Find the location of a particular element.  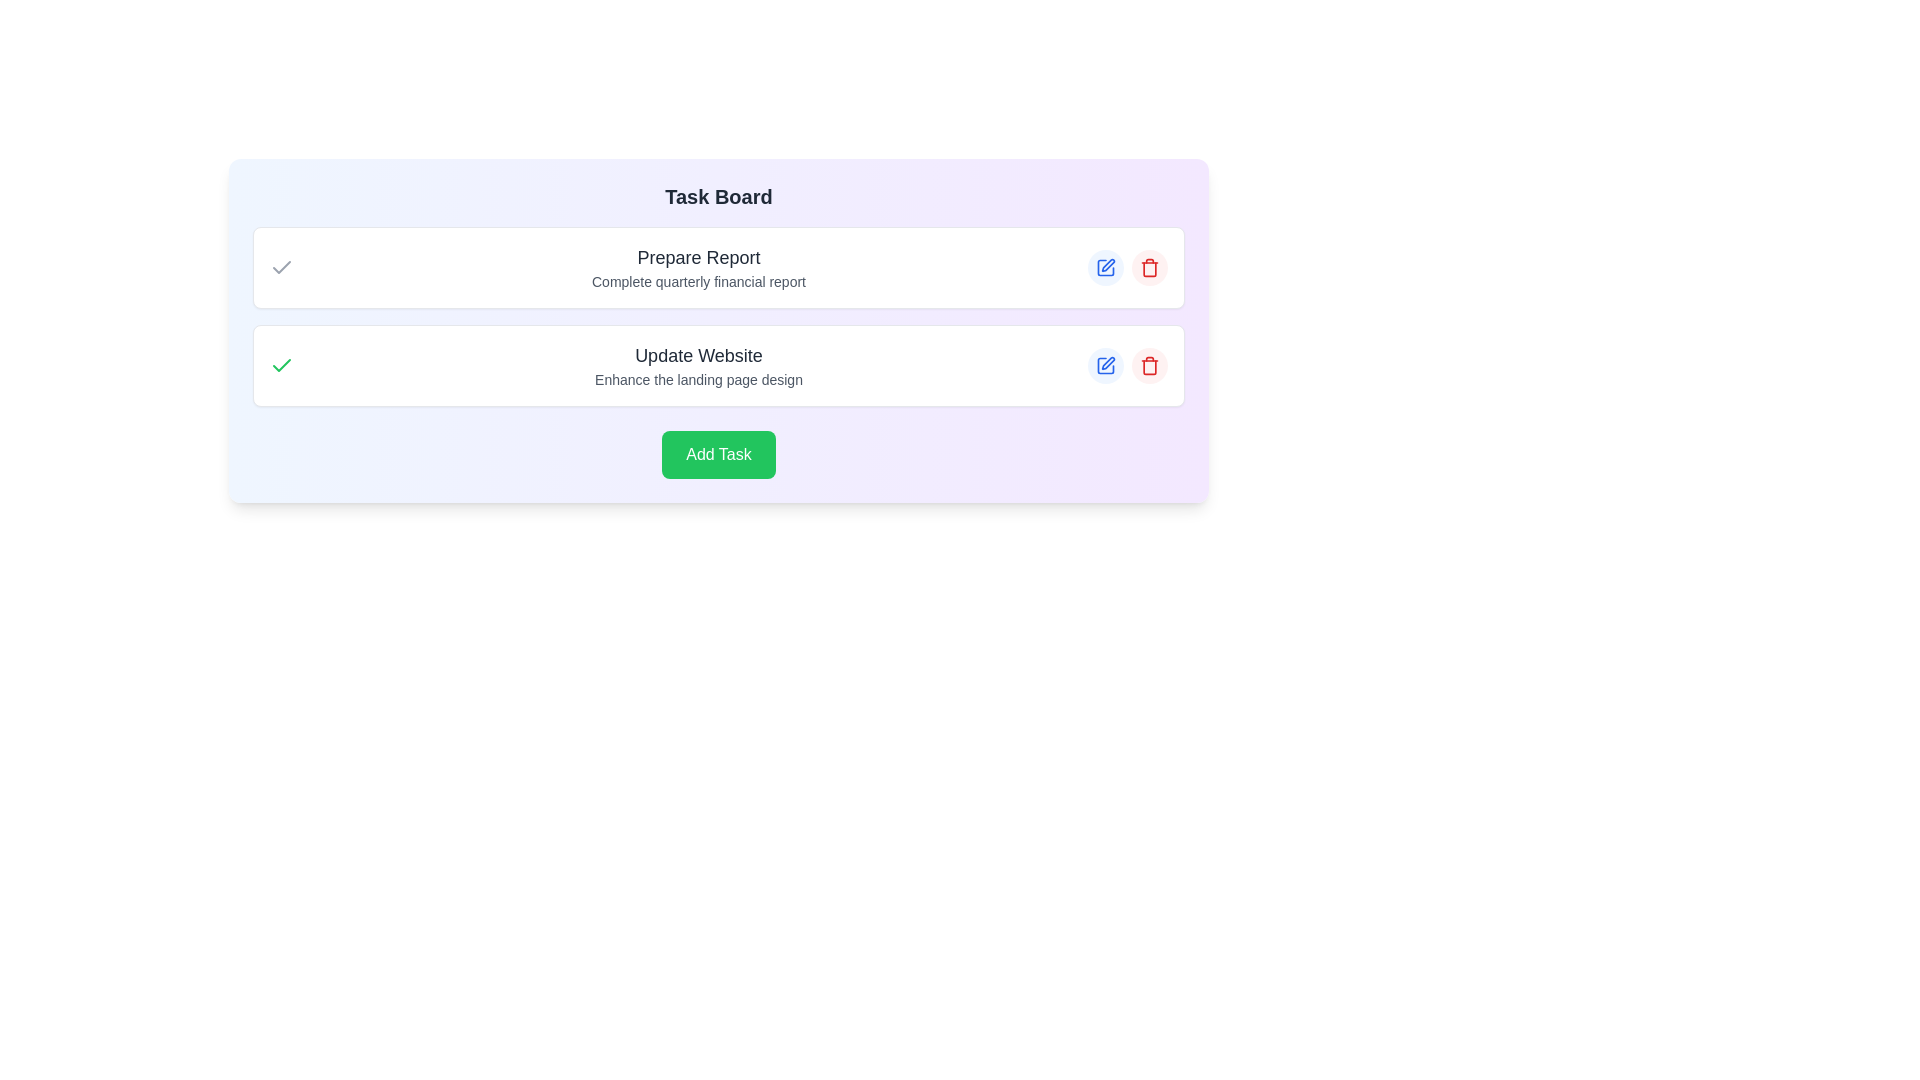

the static text that reads 'Complete quarterly financial report', which is styled in gray and positioned below the 'Prepare Report' heading is located at coordinates (699, 281).